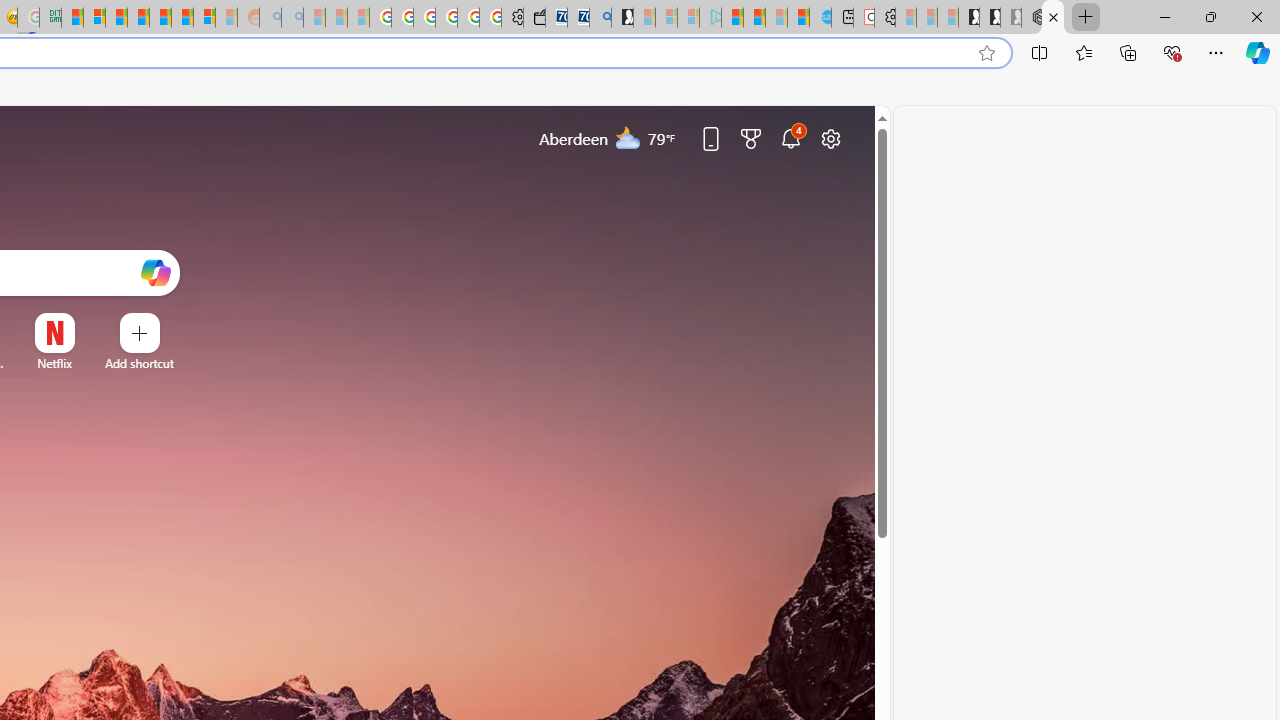 The image size is (1280, 720). I want to click on 'Microsoft Start - Sleeping', so click(775, 17).